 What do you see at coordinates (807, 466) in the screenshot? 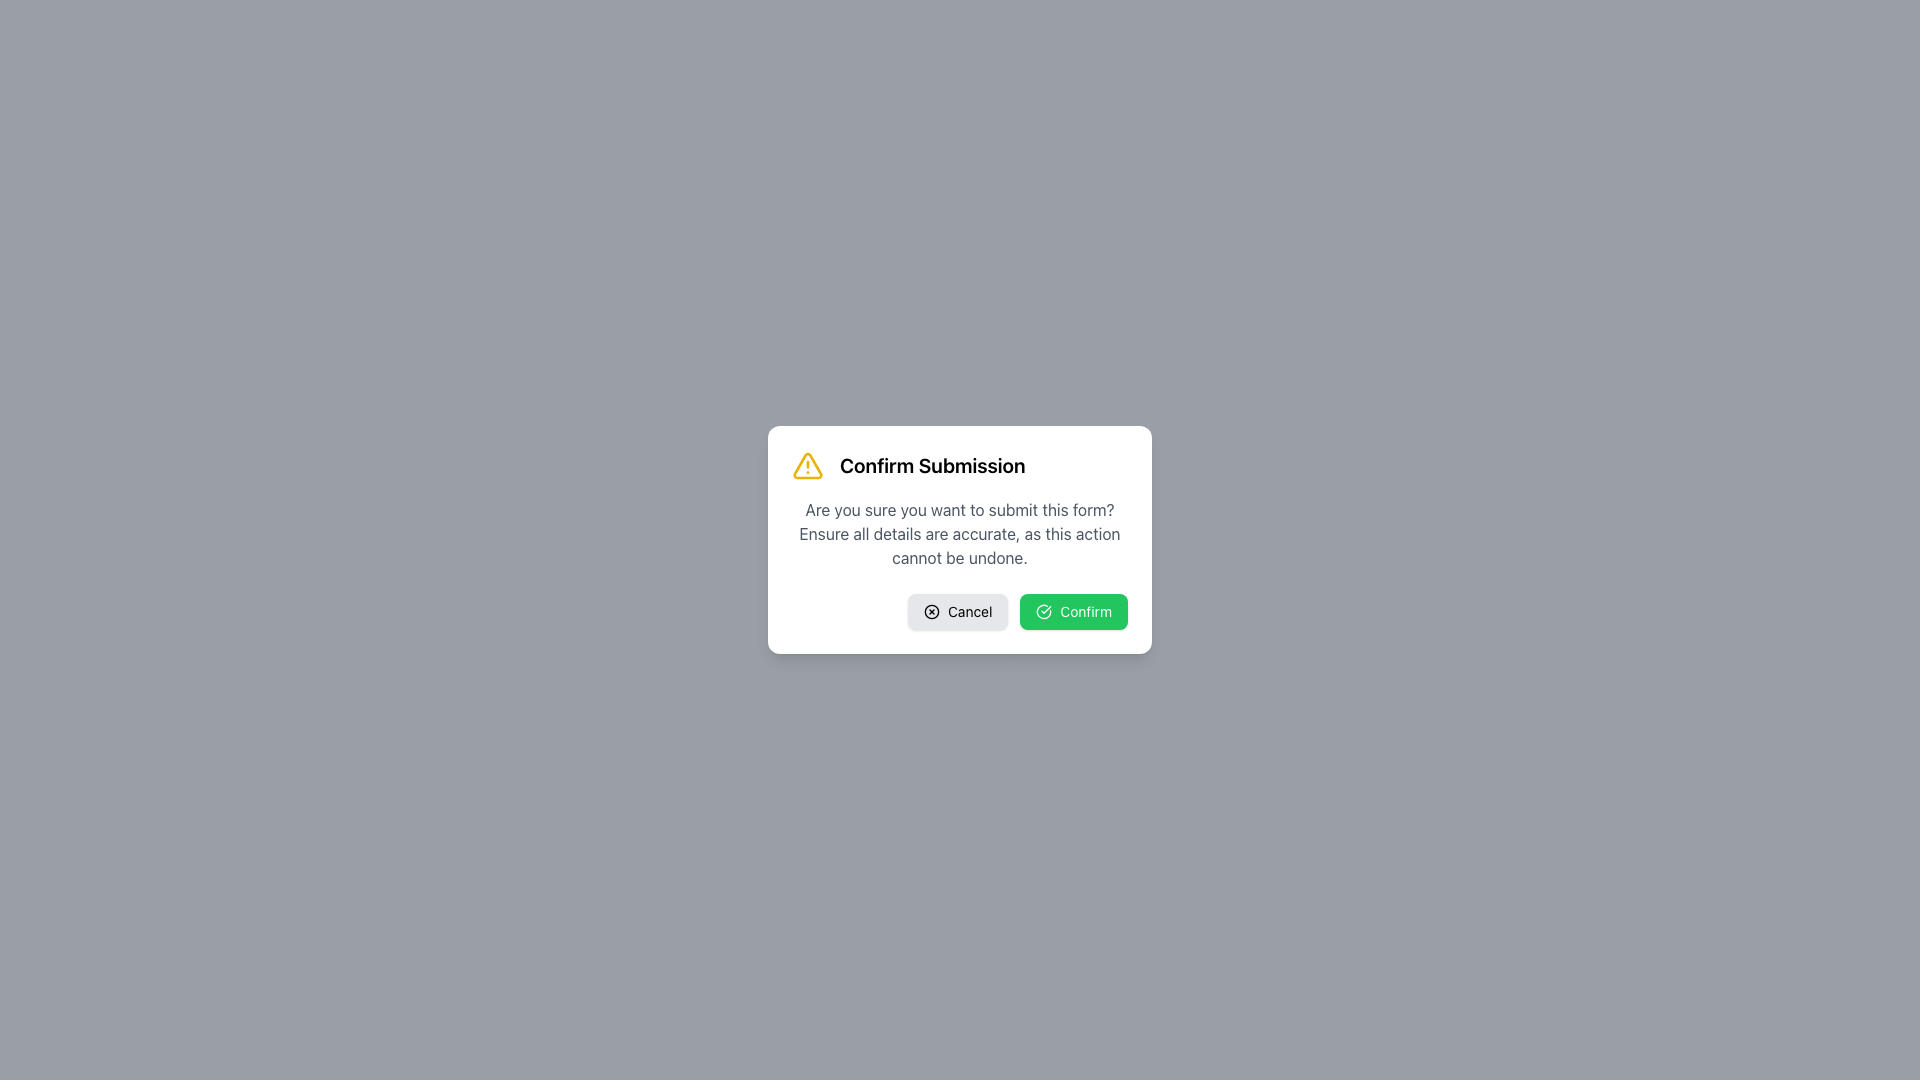
I see `the yellow triangular warning icon with a bold exclamation mark in the confirmation modal, located next to the text heading 'Confirm Submission'` at bounding box center [807, 466].